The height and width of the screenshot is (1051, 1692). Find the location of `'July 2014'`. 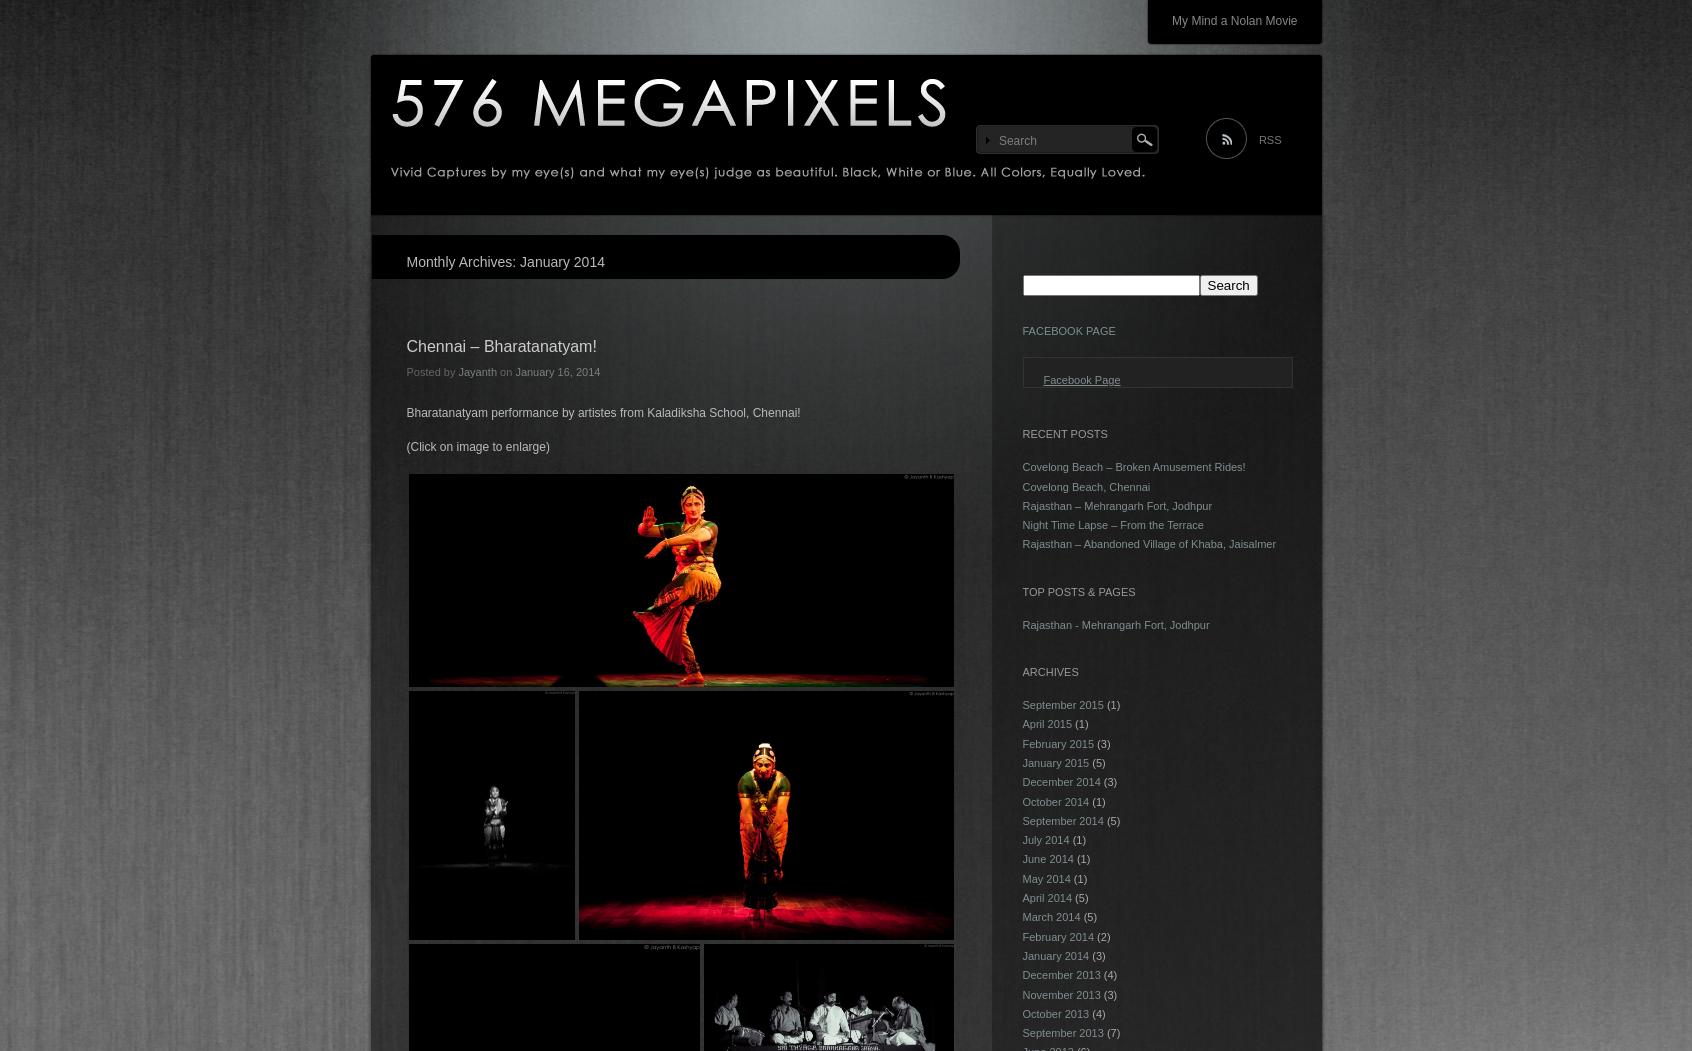

'July 2014' is located at coordinates (1044, 839).